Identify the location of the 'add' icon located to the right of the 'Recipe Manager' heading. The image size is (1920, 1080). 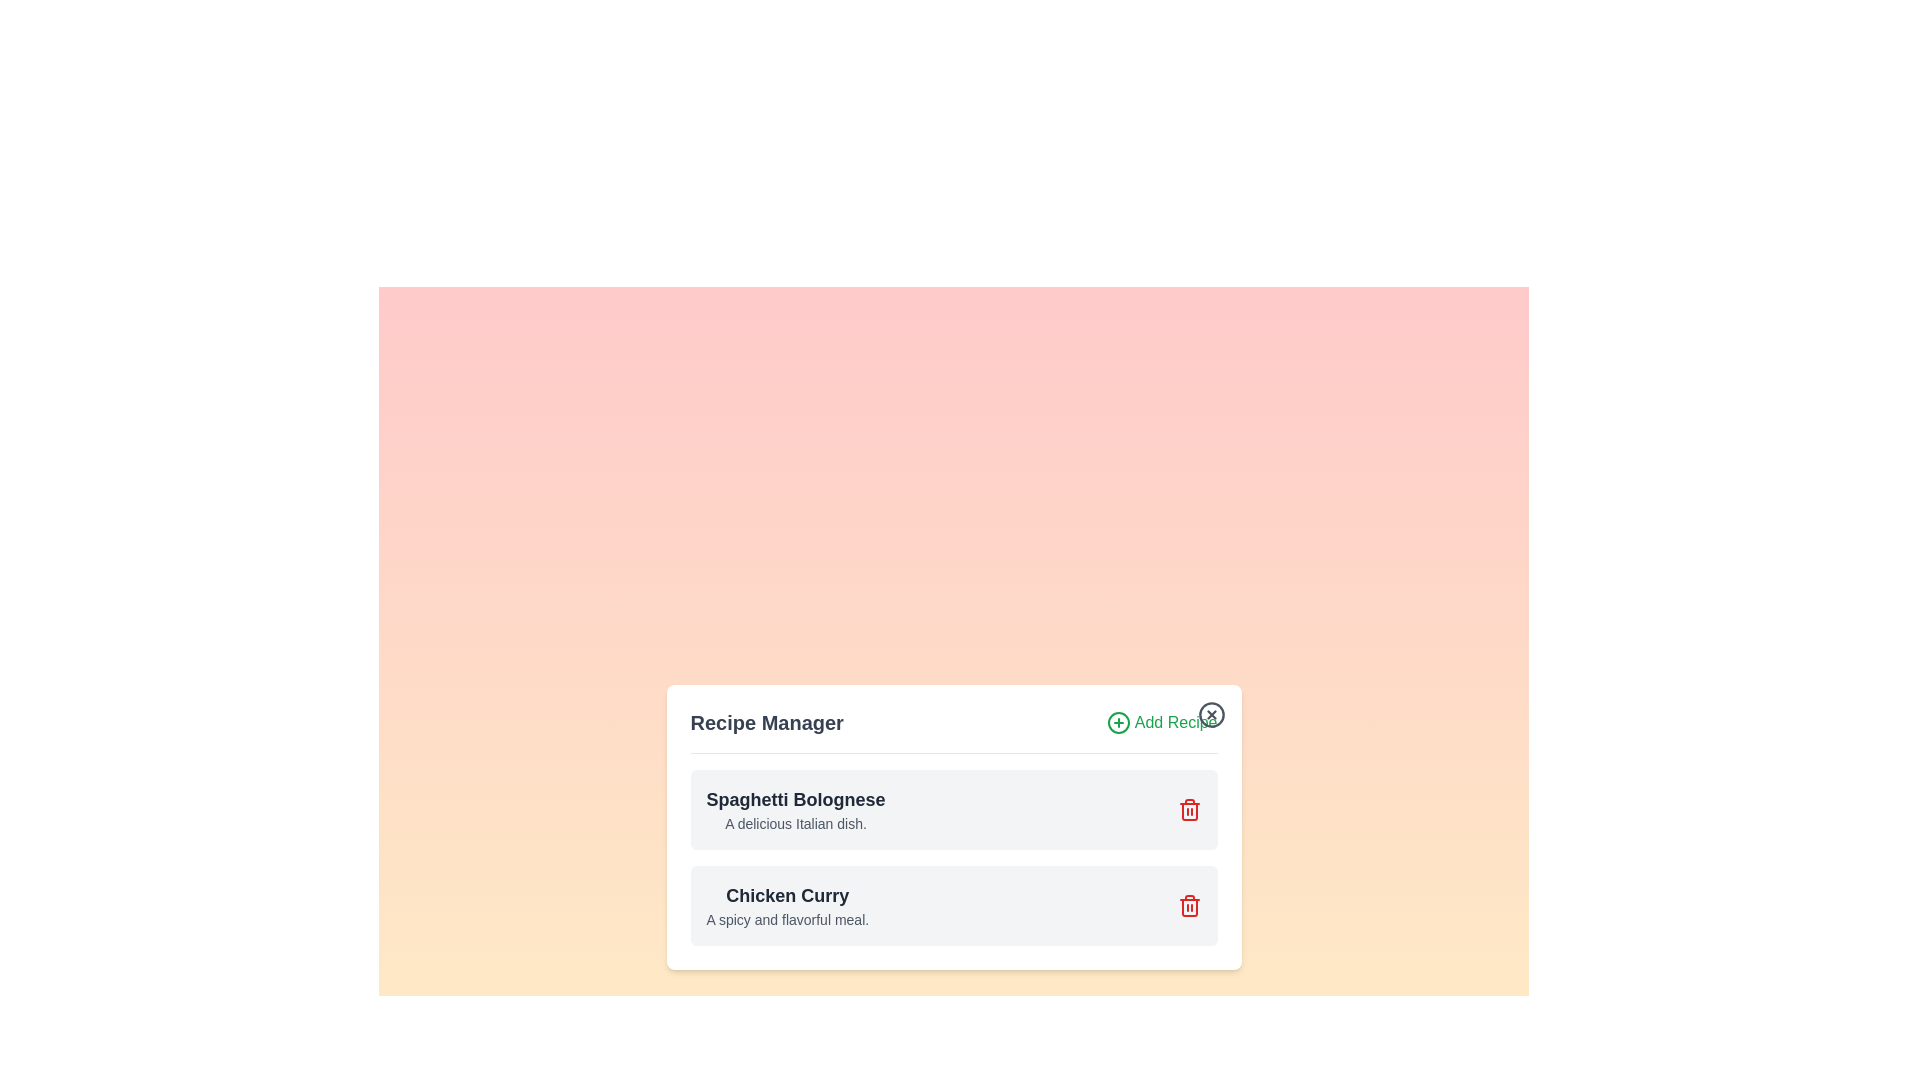
(1117, 722).